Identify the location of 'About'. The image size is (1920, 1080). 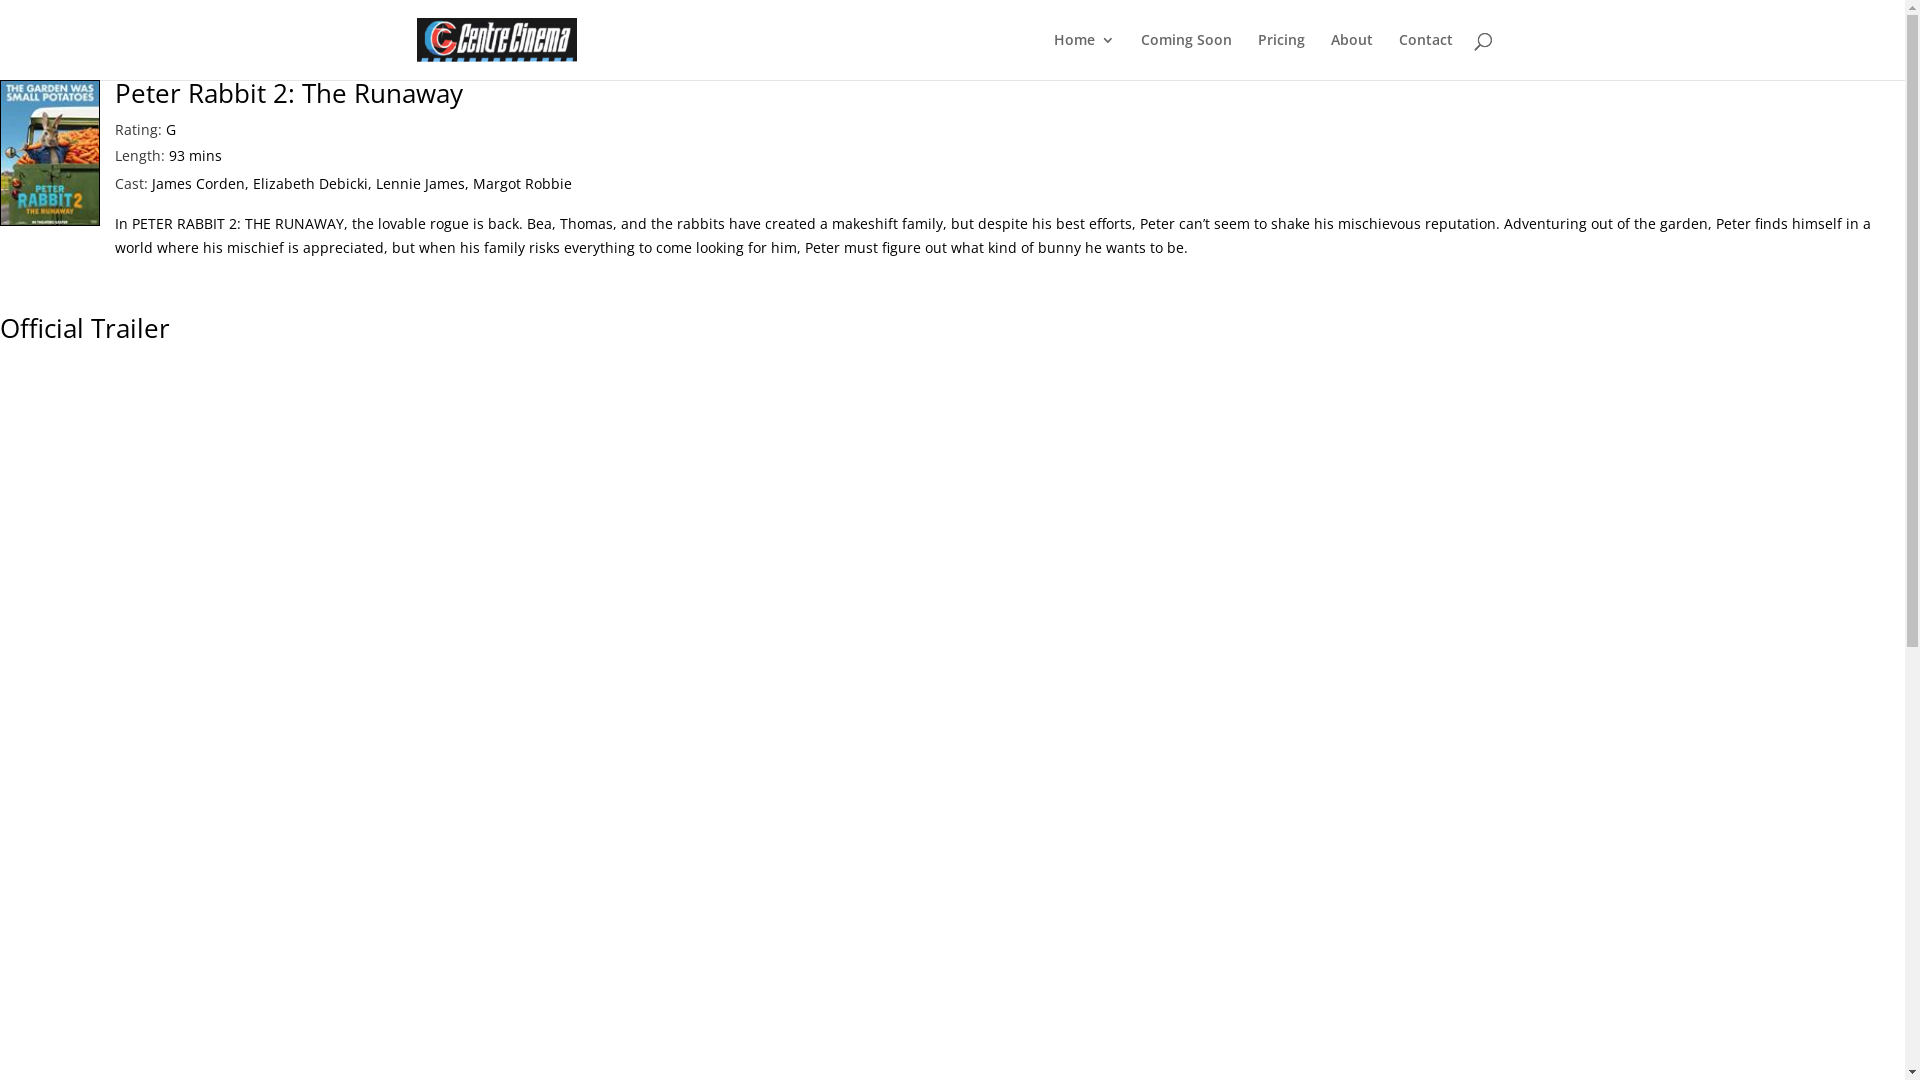
(1350, 55).